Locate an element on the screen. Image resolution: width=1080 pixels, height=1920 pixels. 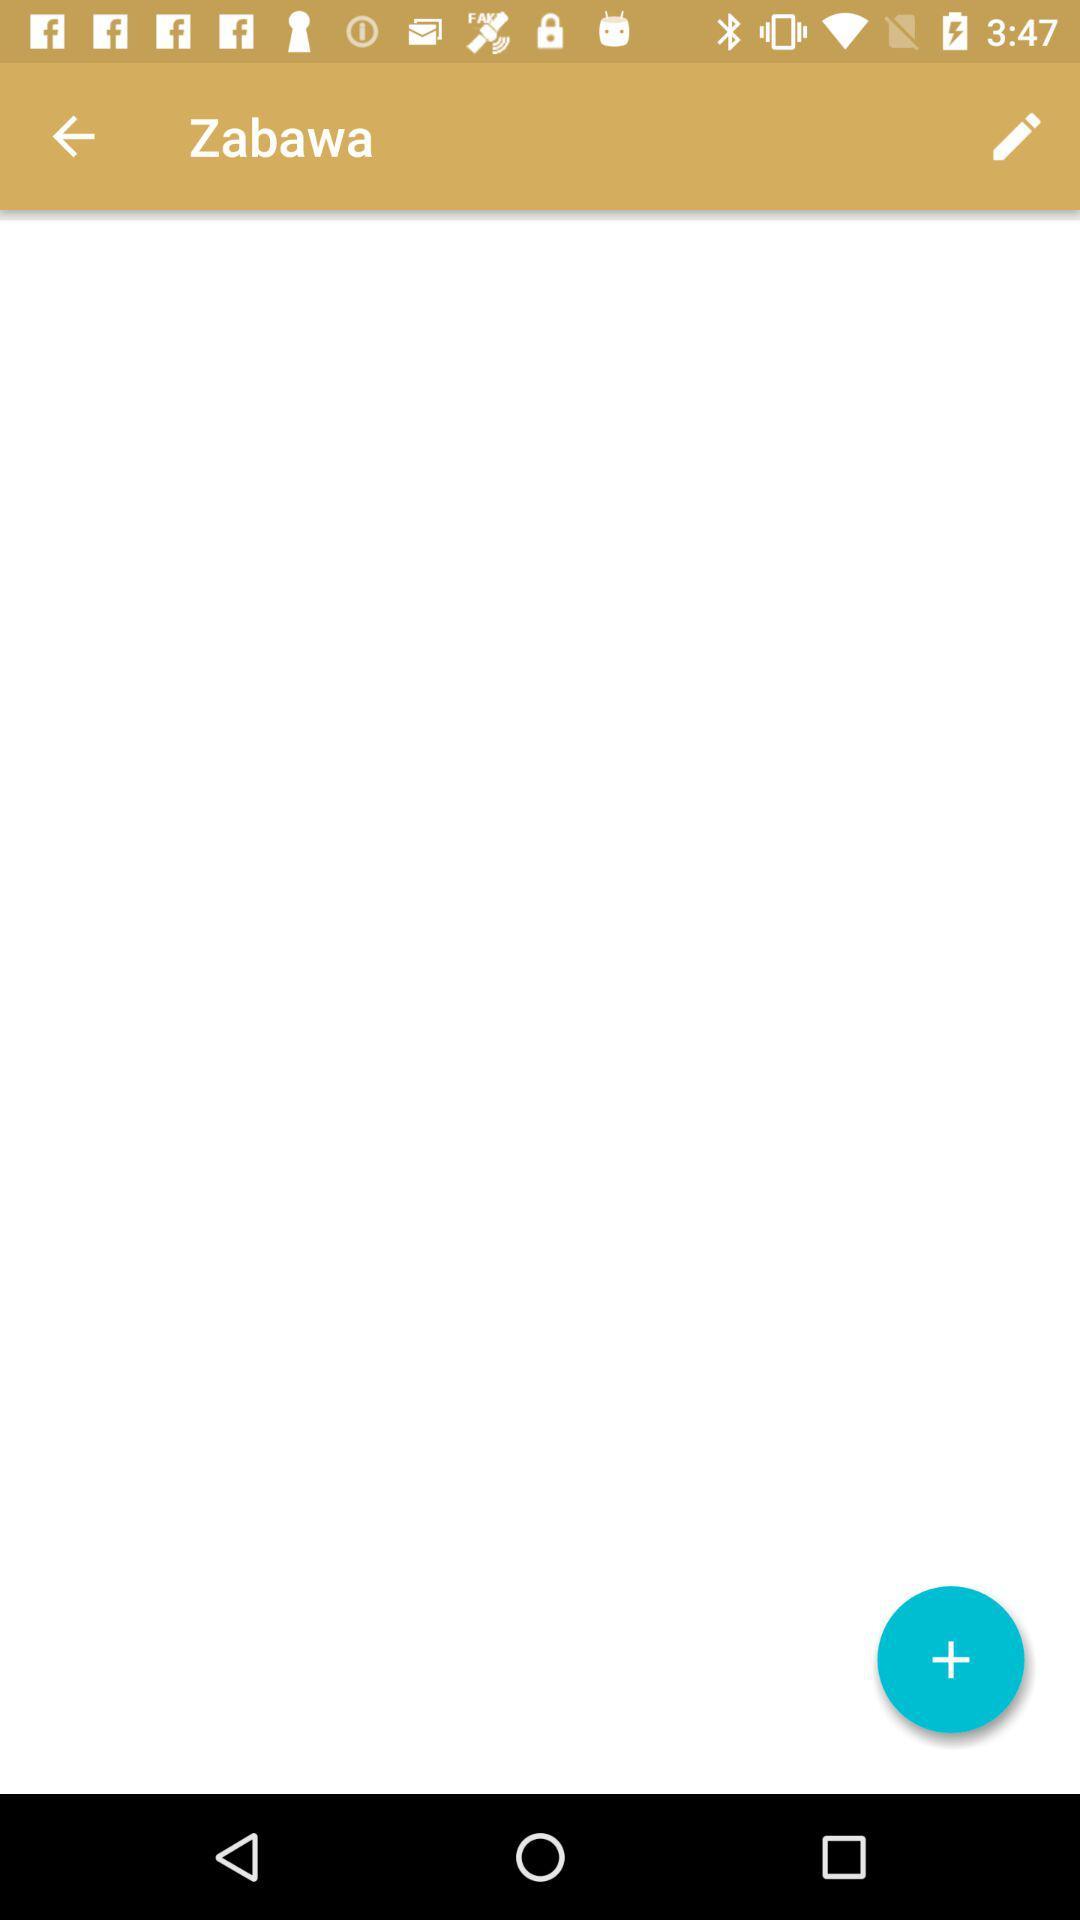
the item next to the zabawa item is located at coordinates (1017, 135).